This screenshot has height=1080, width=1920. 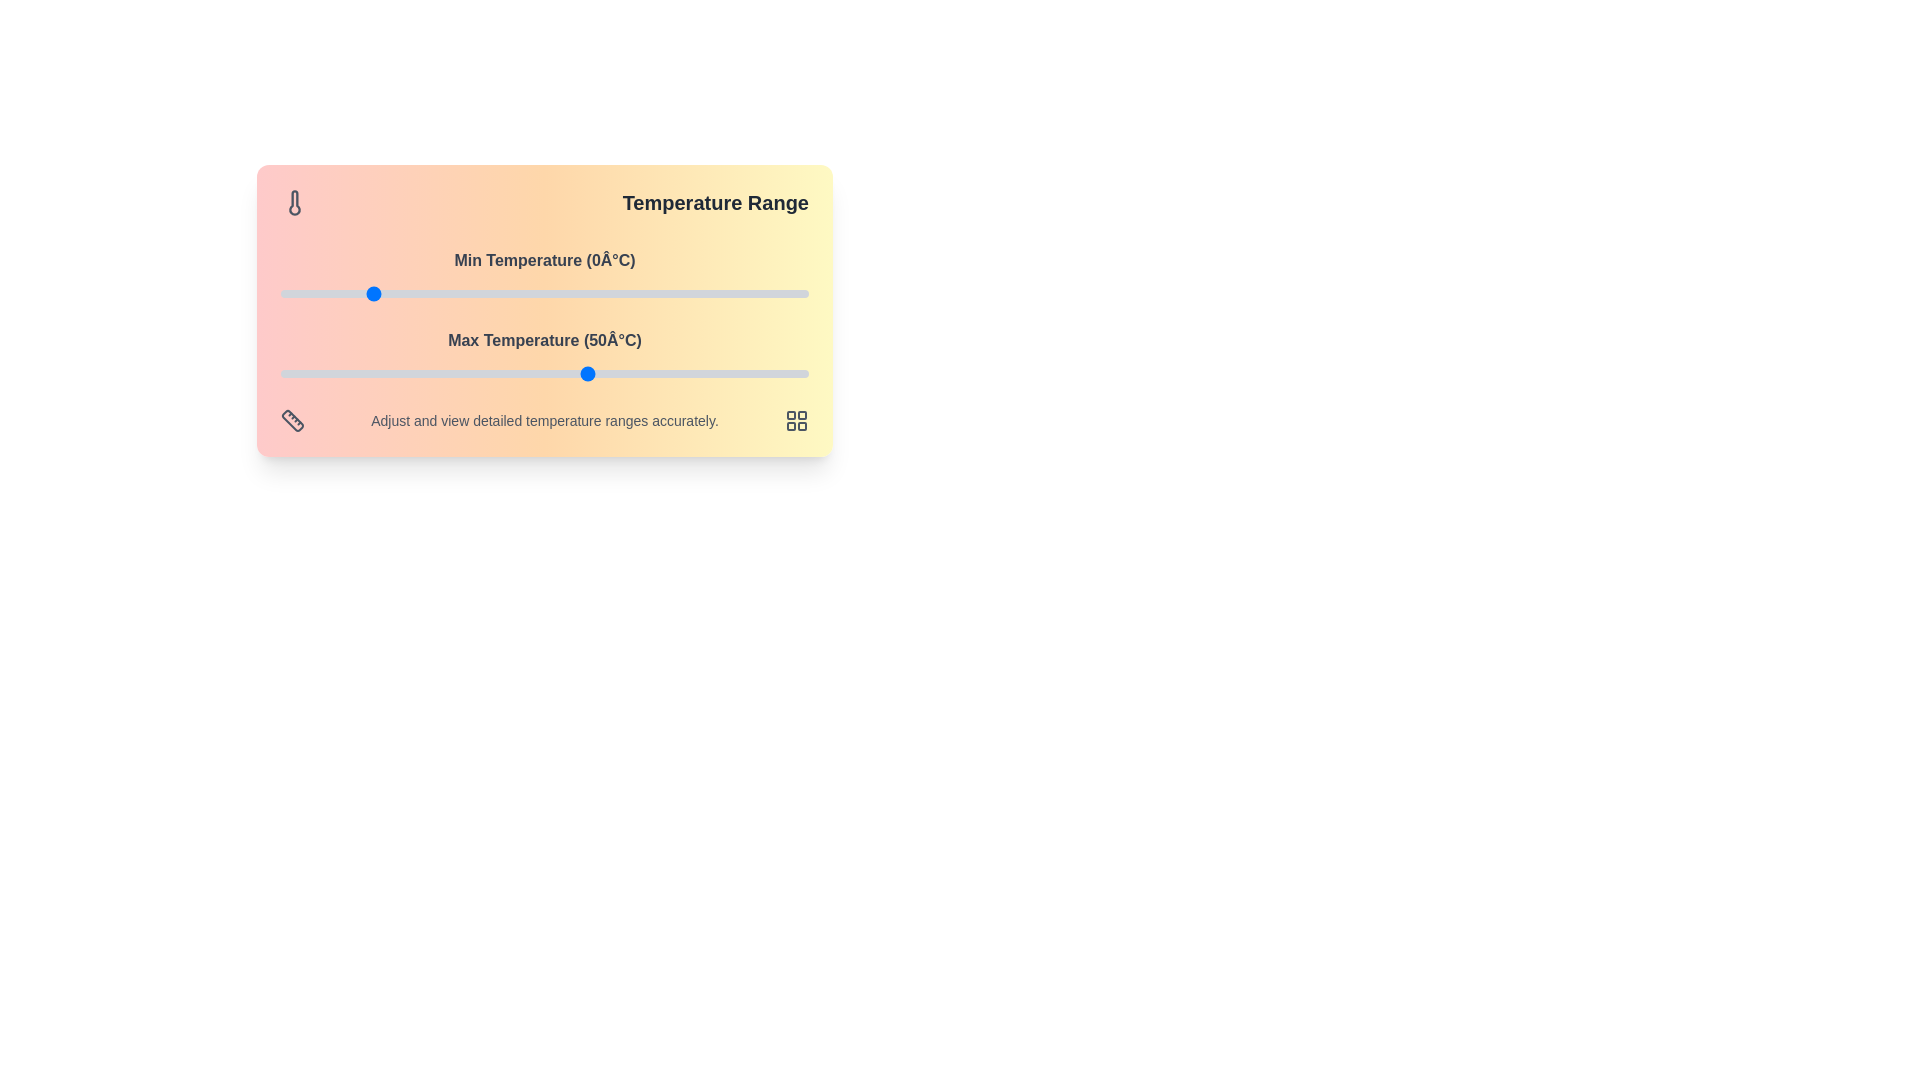 What do you see at coordinates (636, 374) in the screenshot?
I see `the maximum temperature slider to 61°C` at bounding box center [636, 374].